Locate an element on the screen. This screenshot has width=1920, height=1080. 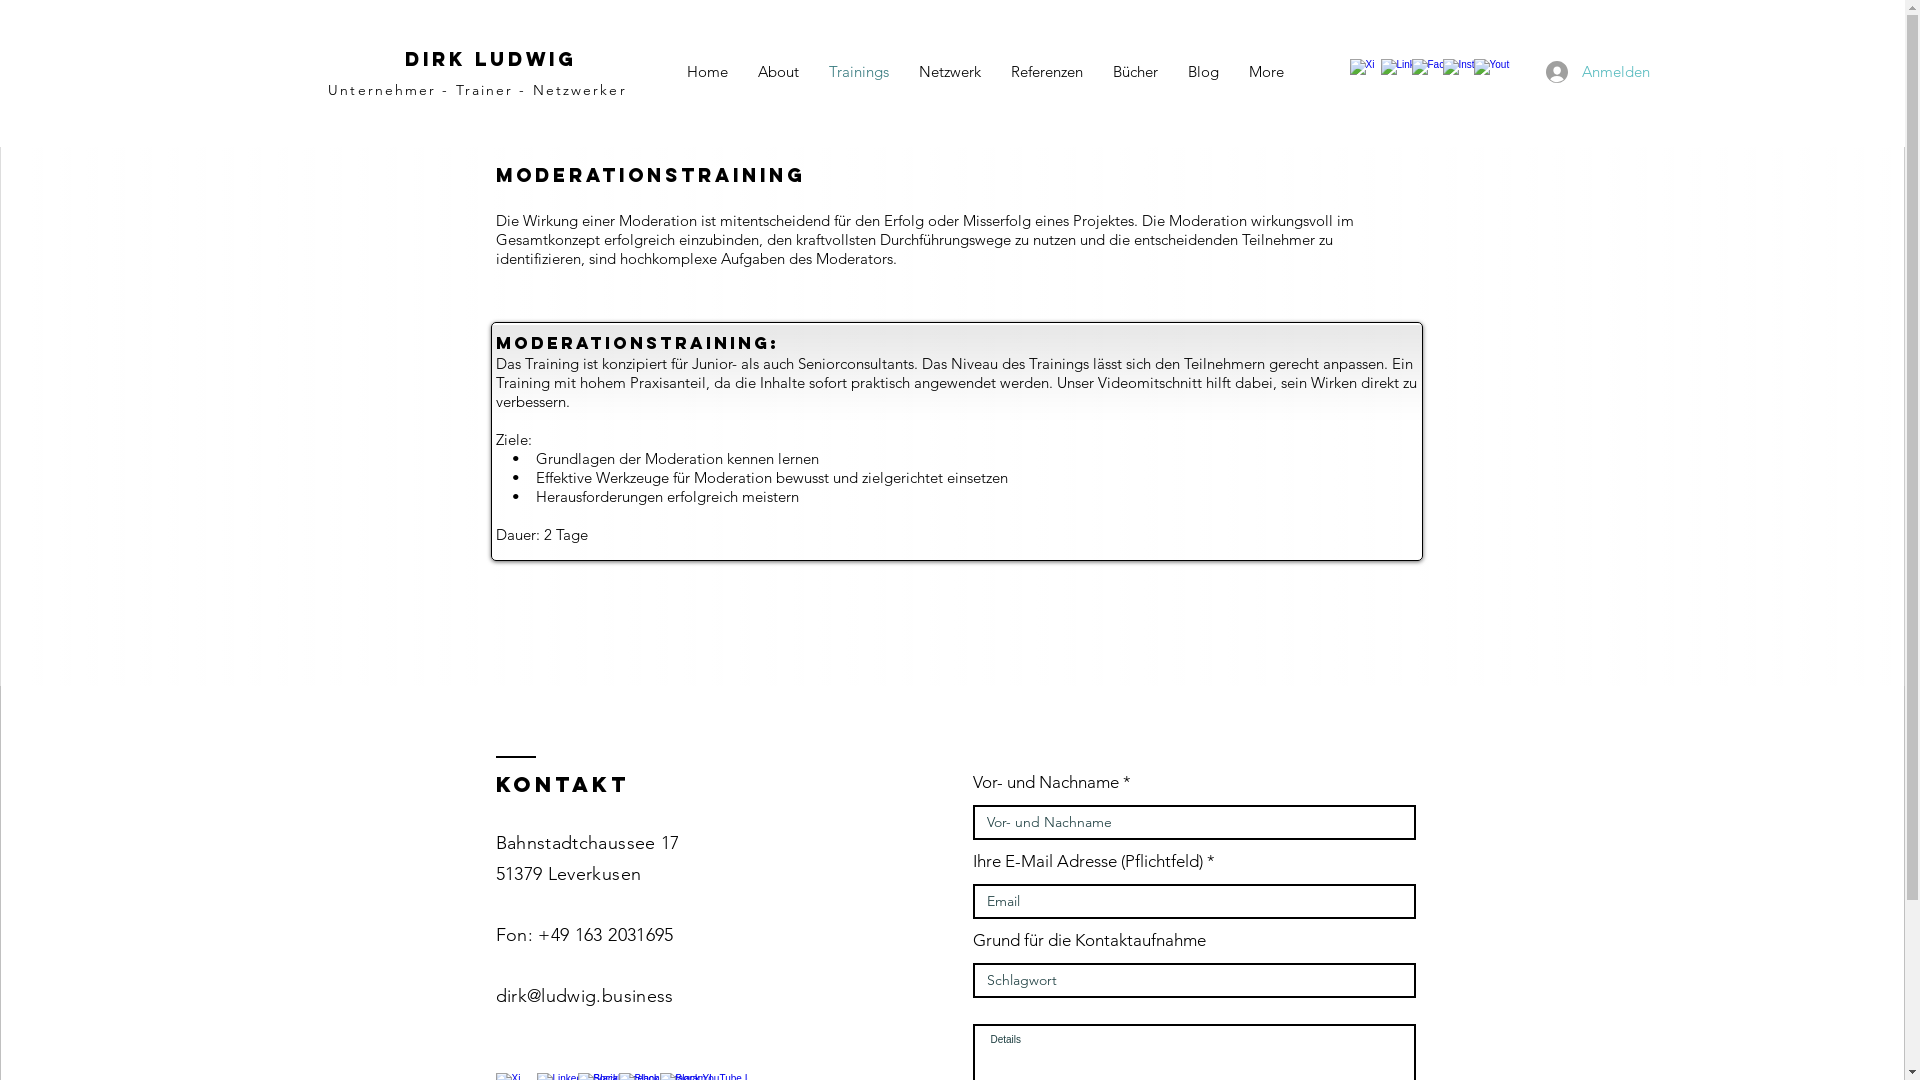
'Trainings' is located at coordinates (859, 71).